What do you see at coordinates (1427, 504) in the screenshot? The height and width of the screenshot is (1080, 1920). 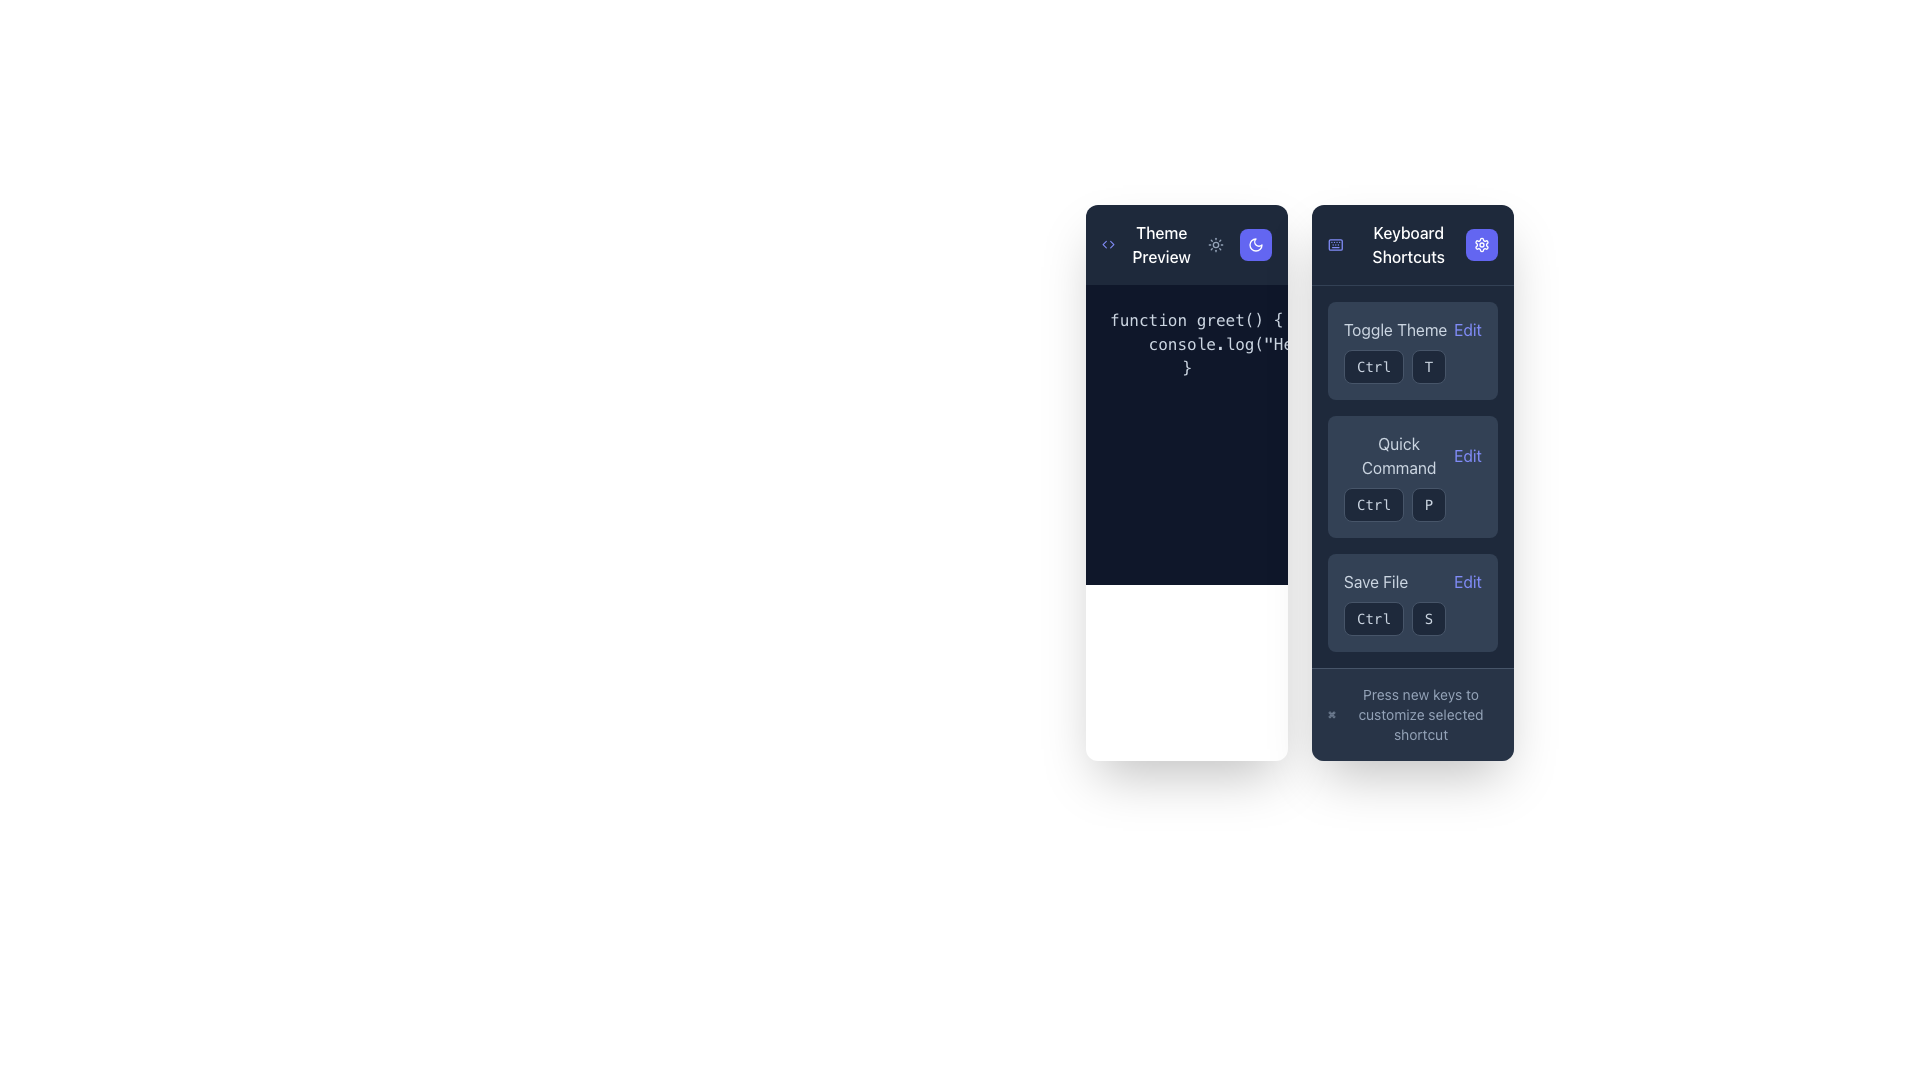 I see `the Text button displaying 'P' which represents part of the keyboard shortcut for the 'Quick Command' action, located within the right-hand pane of the interface` at bounding box center [1427, 504].